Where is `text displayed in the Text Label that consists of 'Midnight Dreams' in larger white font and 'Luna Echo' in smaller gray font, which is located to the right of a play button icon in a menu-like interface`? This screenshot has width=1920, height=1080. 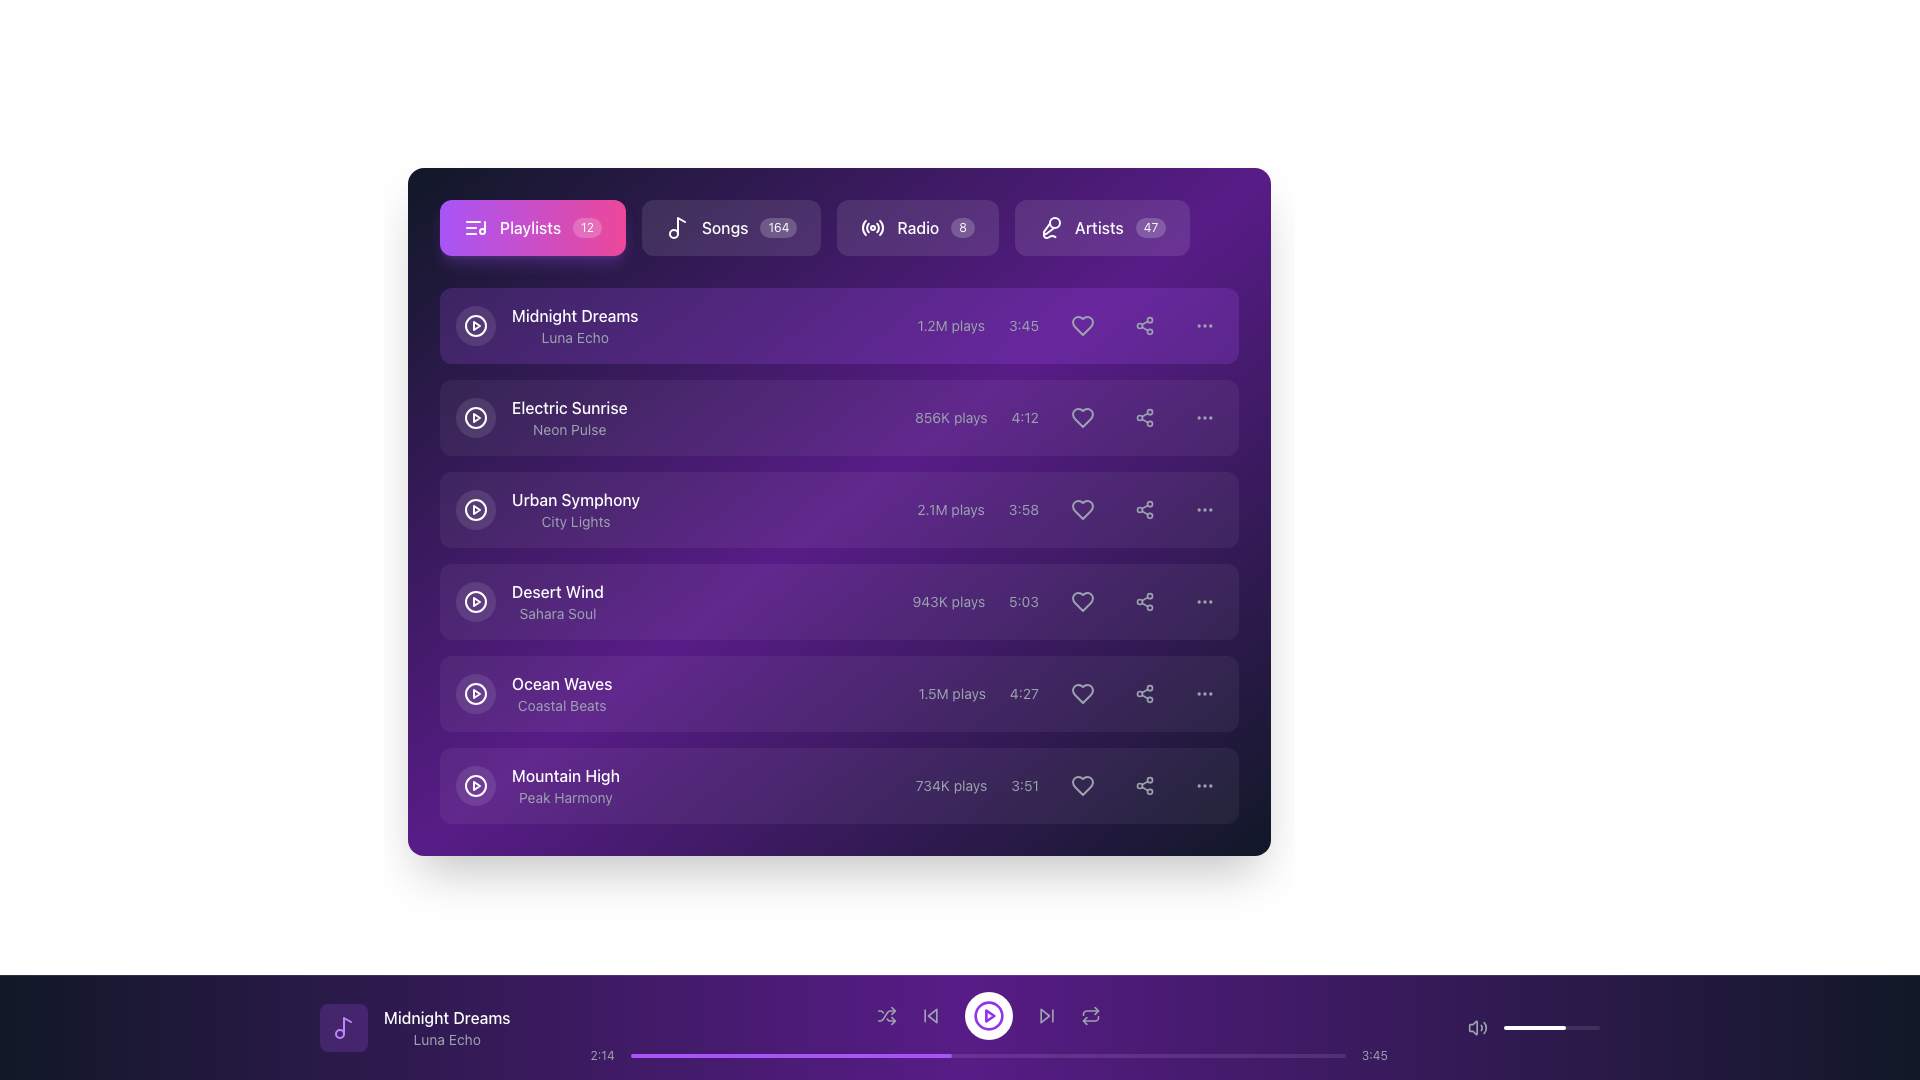 text displayed in the Text Label that consists of 'Midnight Dreams' in larger white font and 'Luna Echo' in smaller gray font, which is located to the right of a play button icon in a menu-like interface is located at coordinates (574, 325).